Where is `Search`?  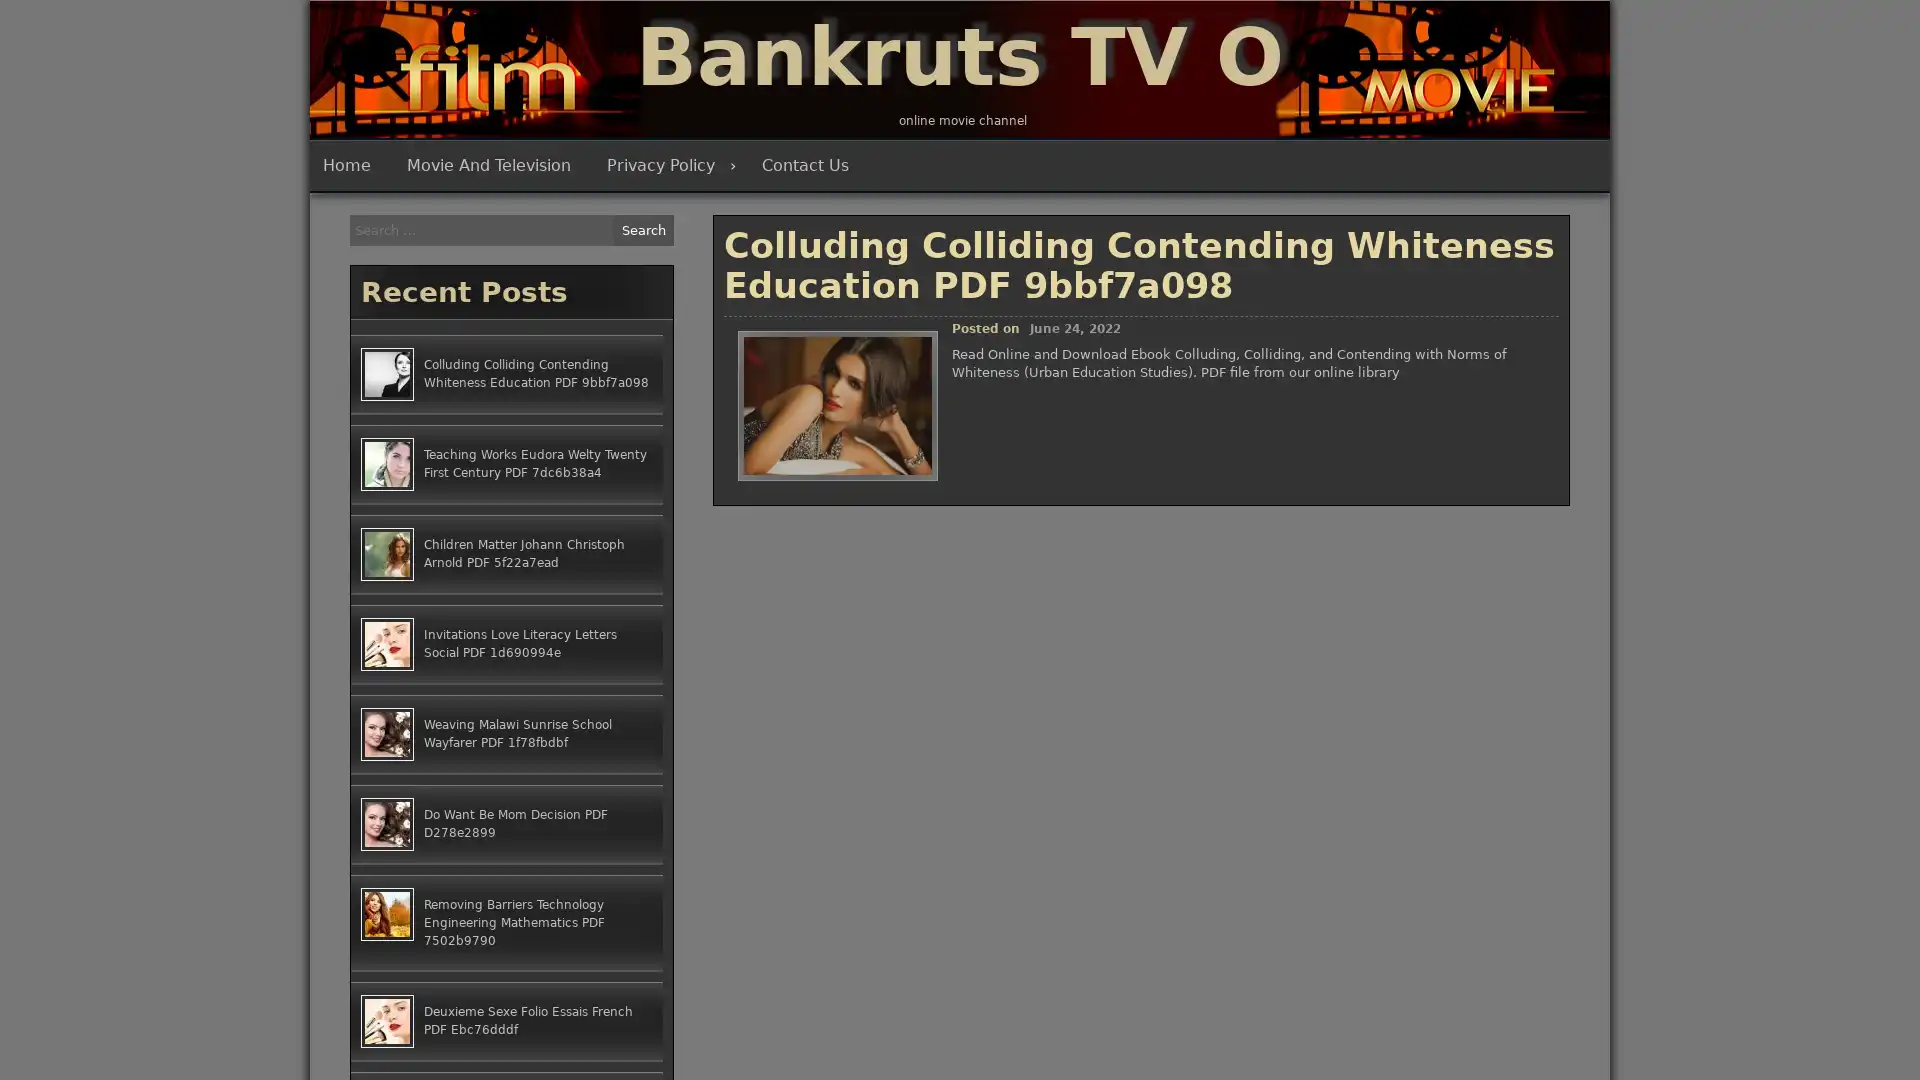 Search is located at coordinates (643, 229).